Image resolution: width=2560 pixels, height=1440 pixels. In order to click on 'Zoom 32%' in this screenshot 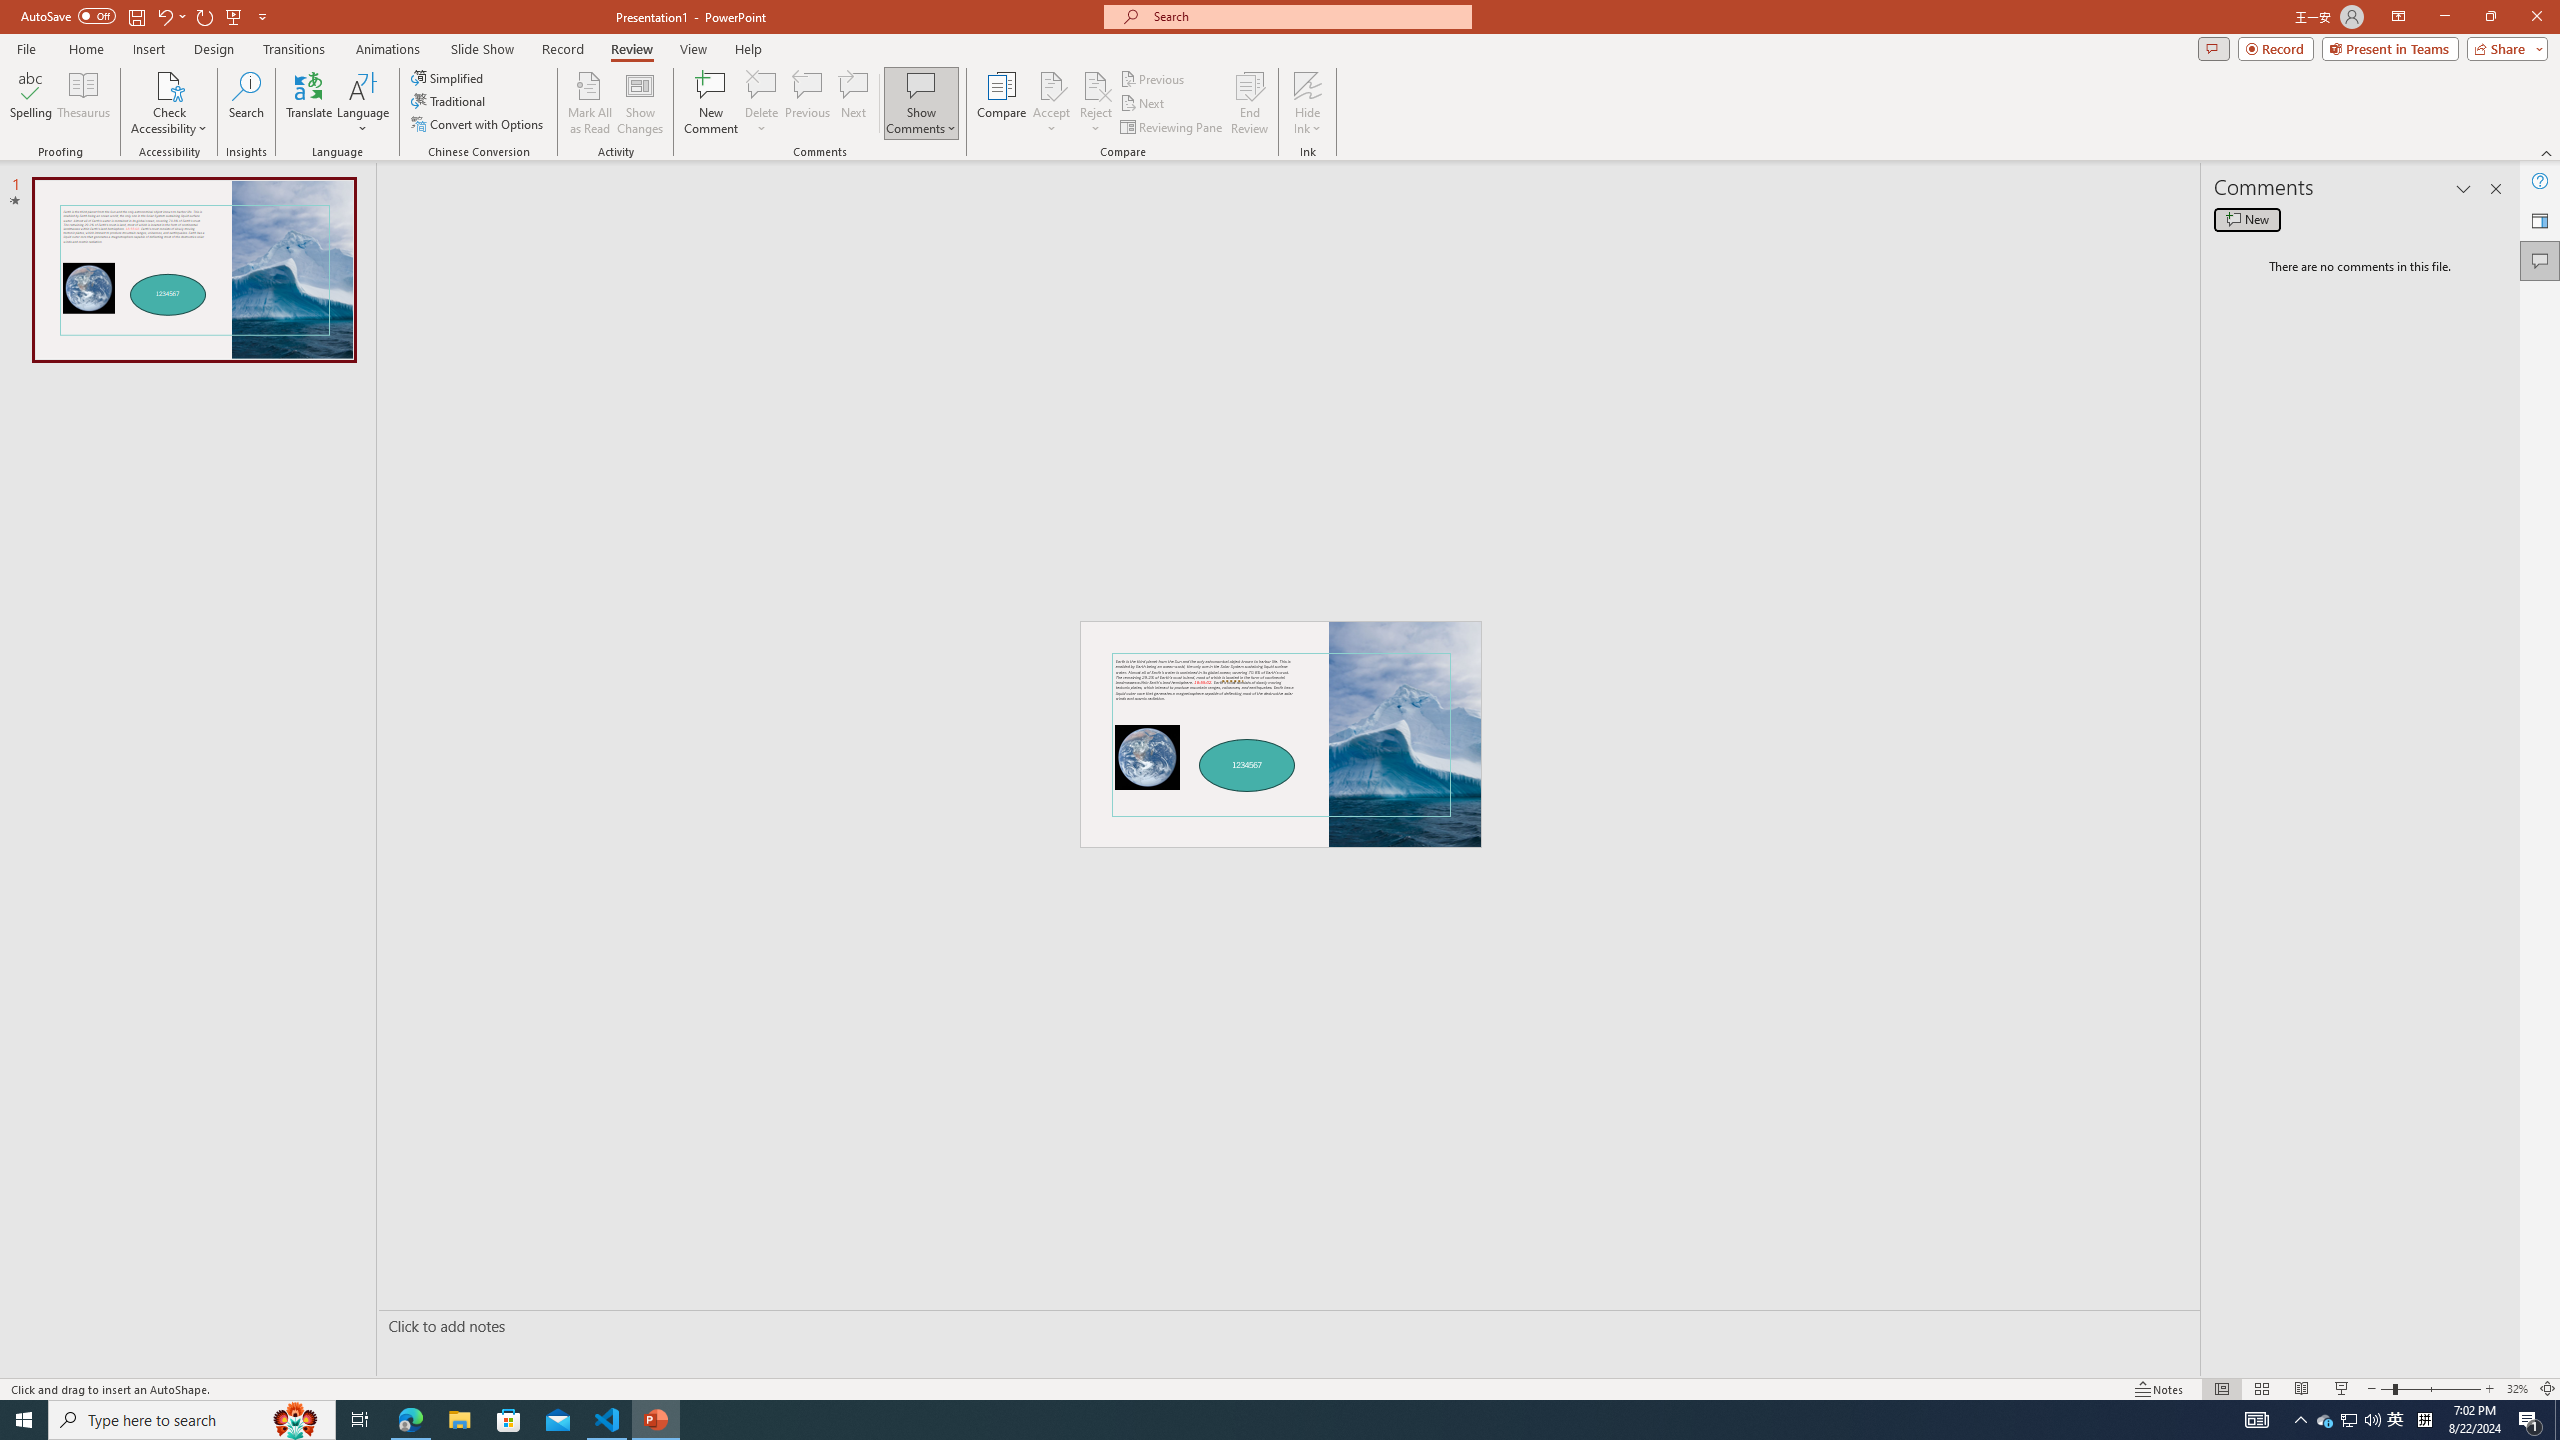, I will do `click(2516, 1389)`.